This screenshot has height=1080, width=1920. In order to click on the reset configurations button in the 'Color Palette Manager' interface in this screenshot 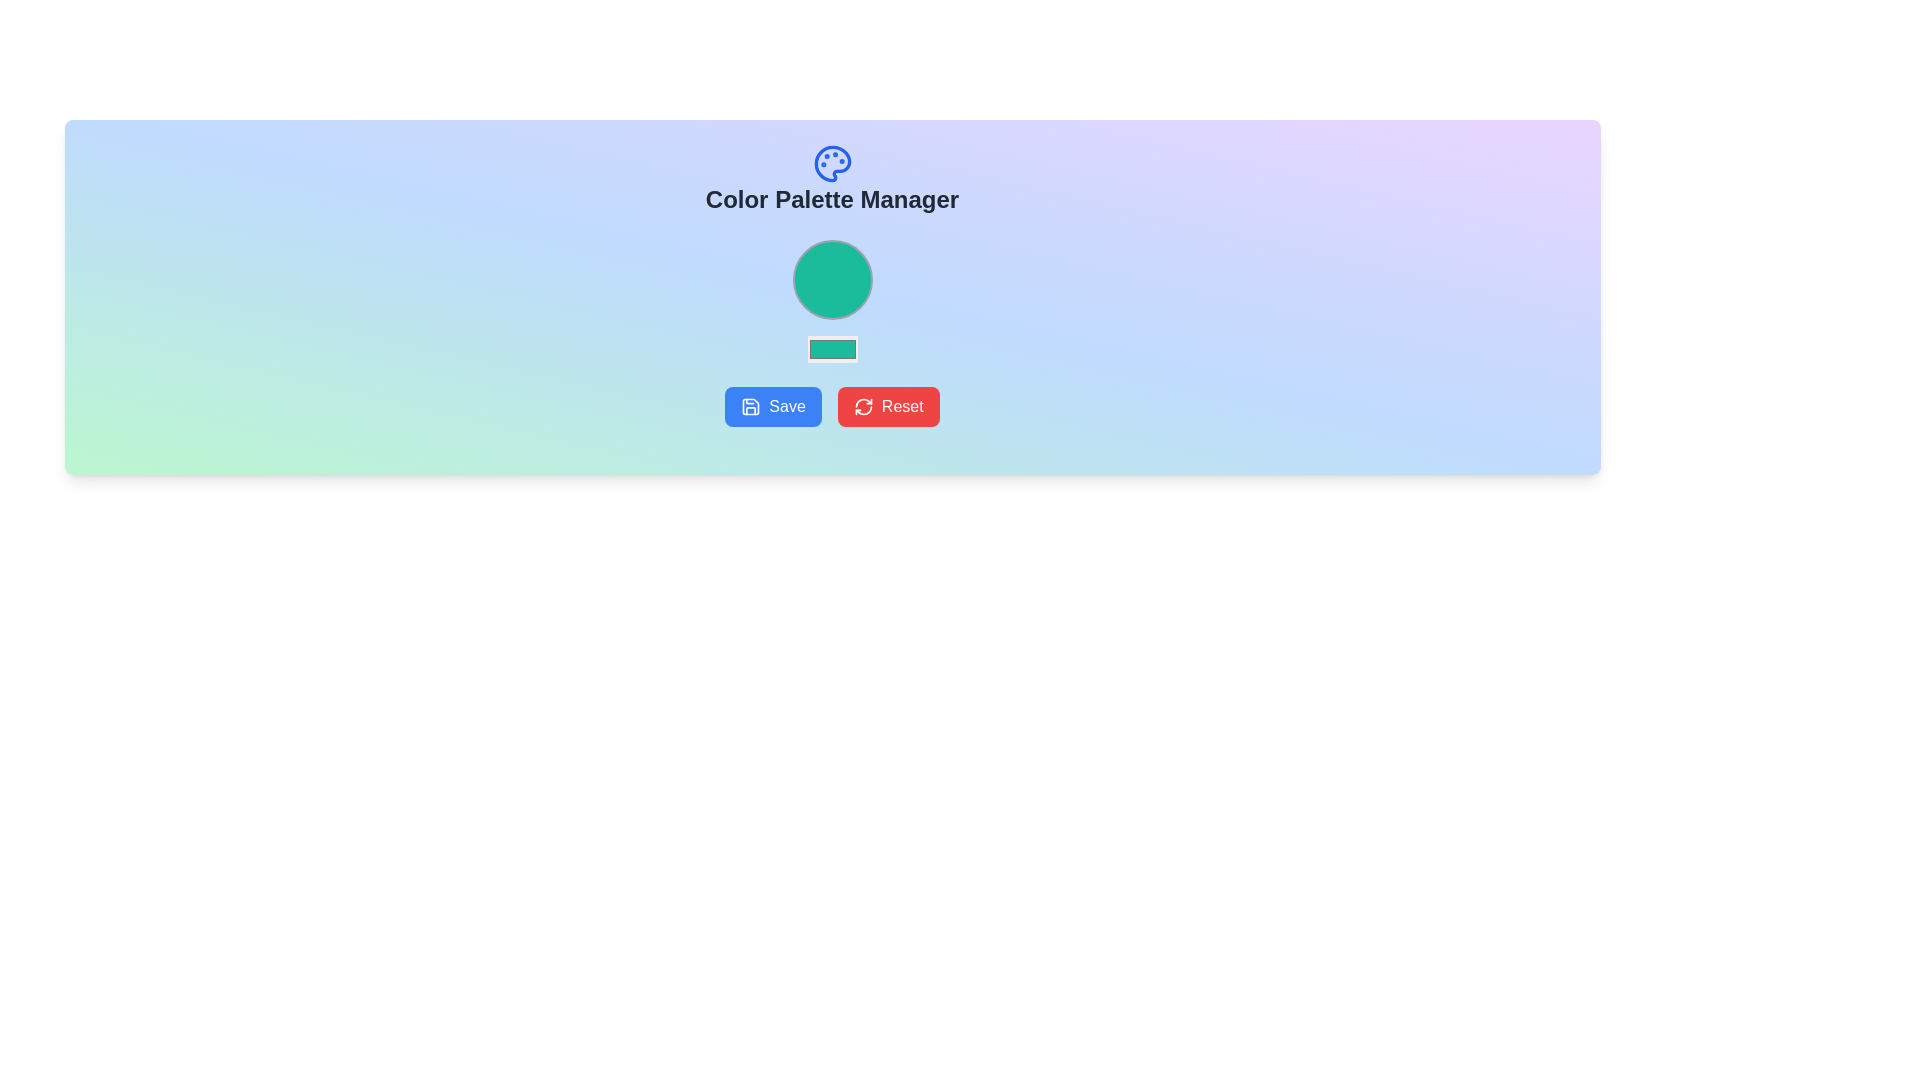, I will do `click(887, 406)`.